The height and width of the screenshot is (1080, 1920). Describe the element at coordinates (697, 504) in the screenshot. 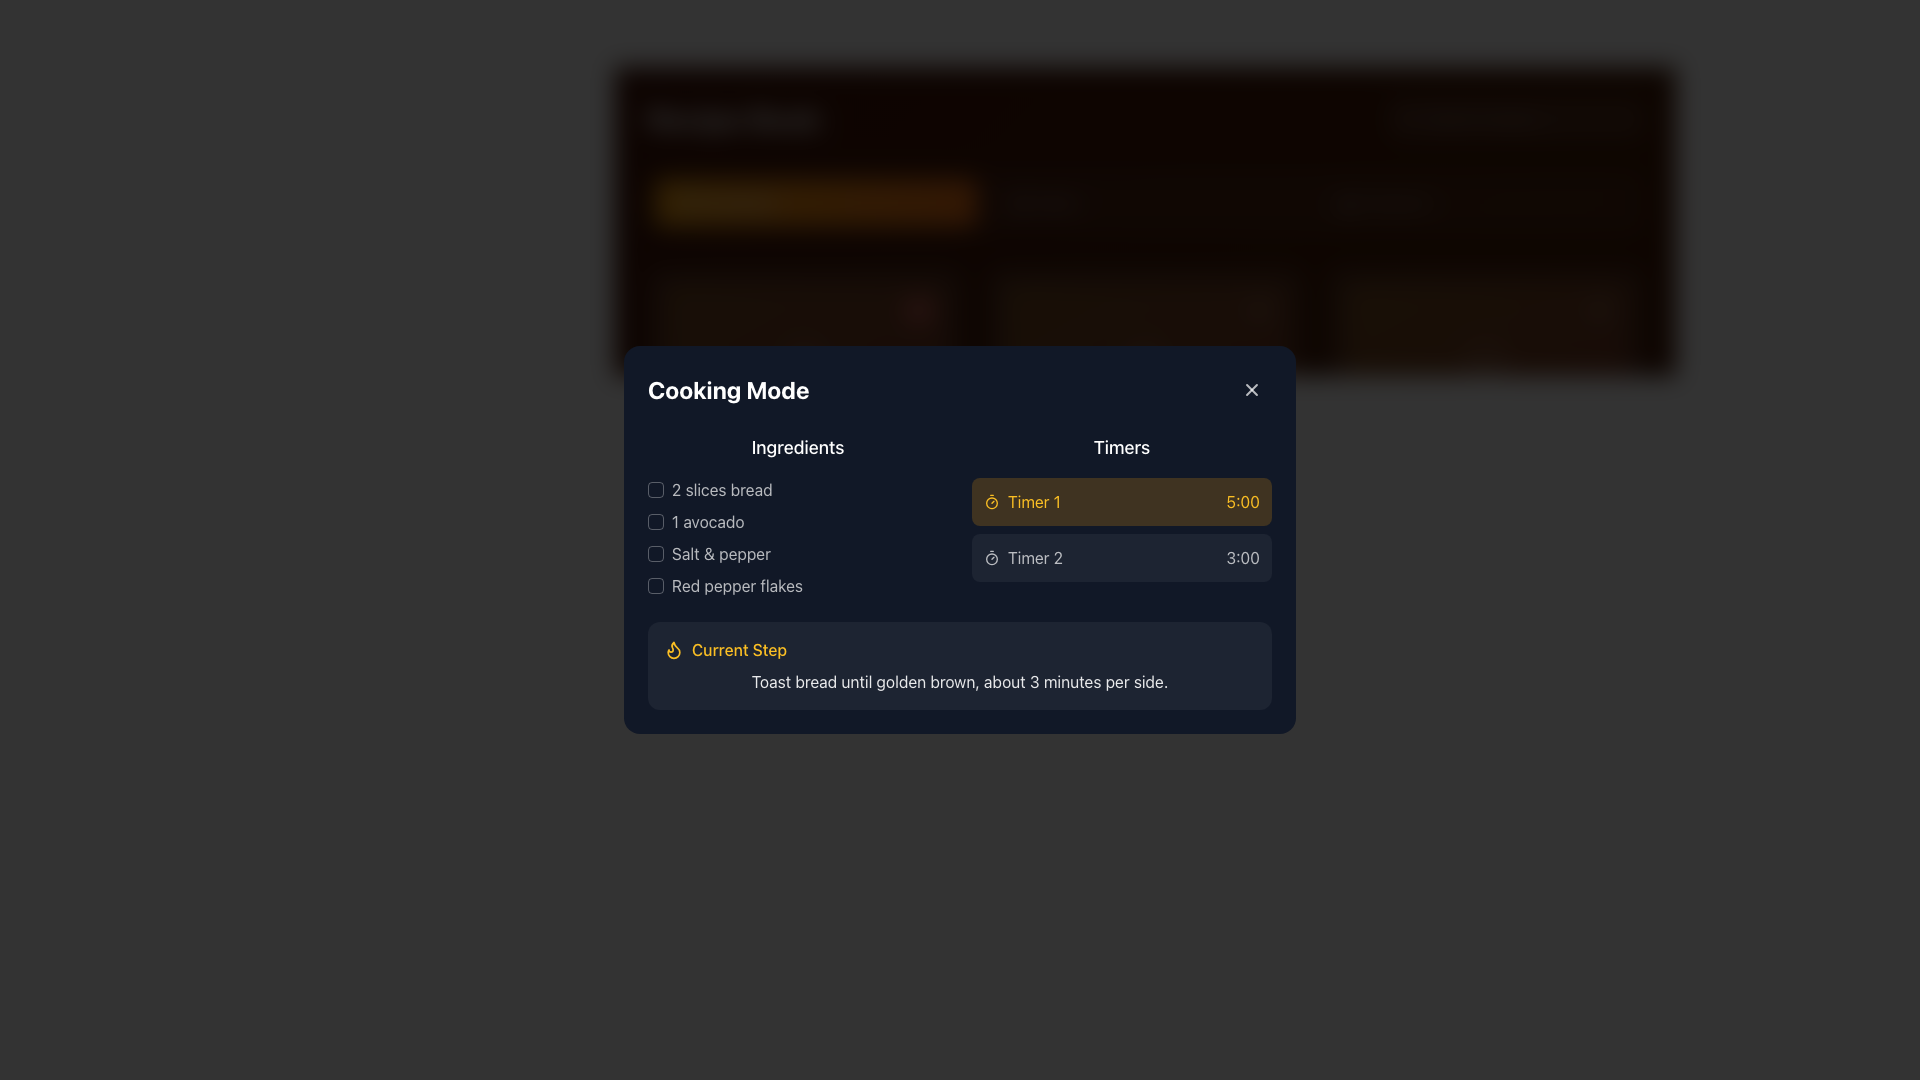

I see `the static text element displaying '15 mins' next to a minimalistic clock icon within the 'Cooking Mode' popup under the 'Timers' section` at that location.